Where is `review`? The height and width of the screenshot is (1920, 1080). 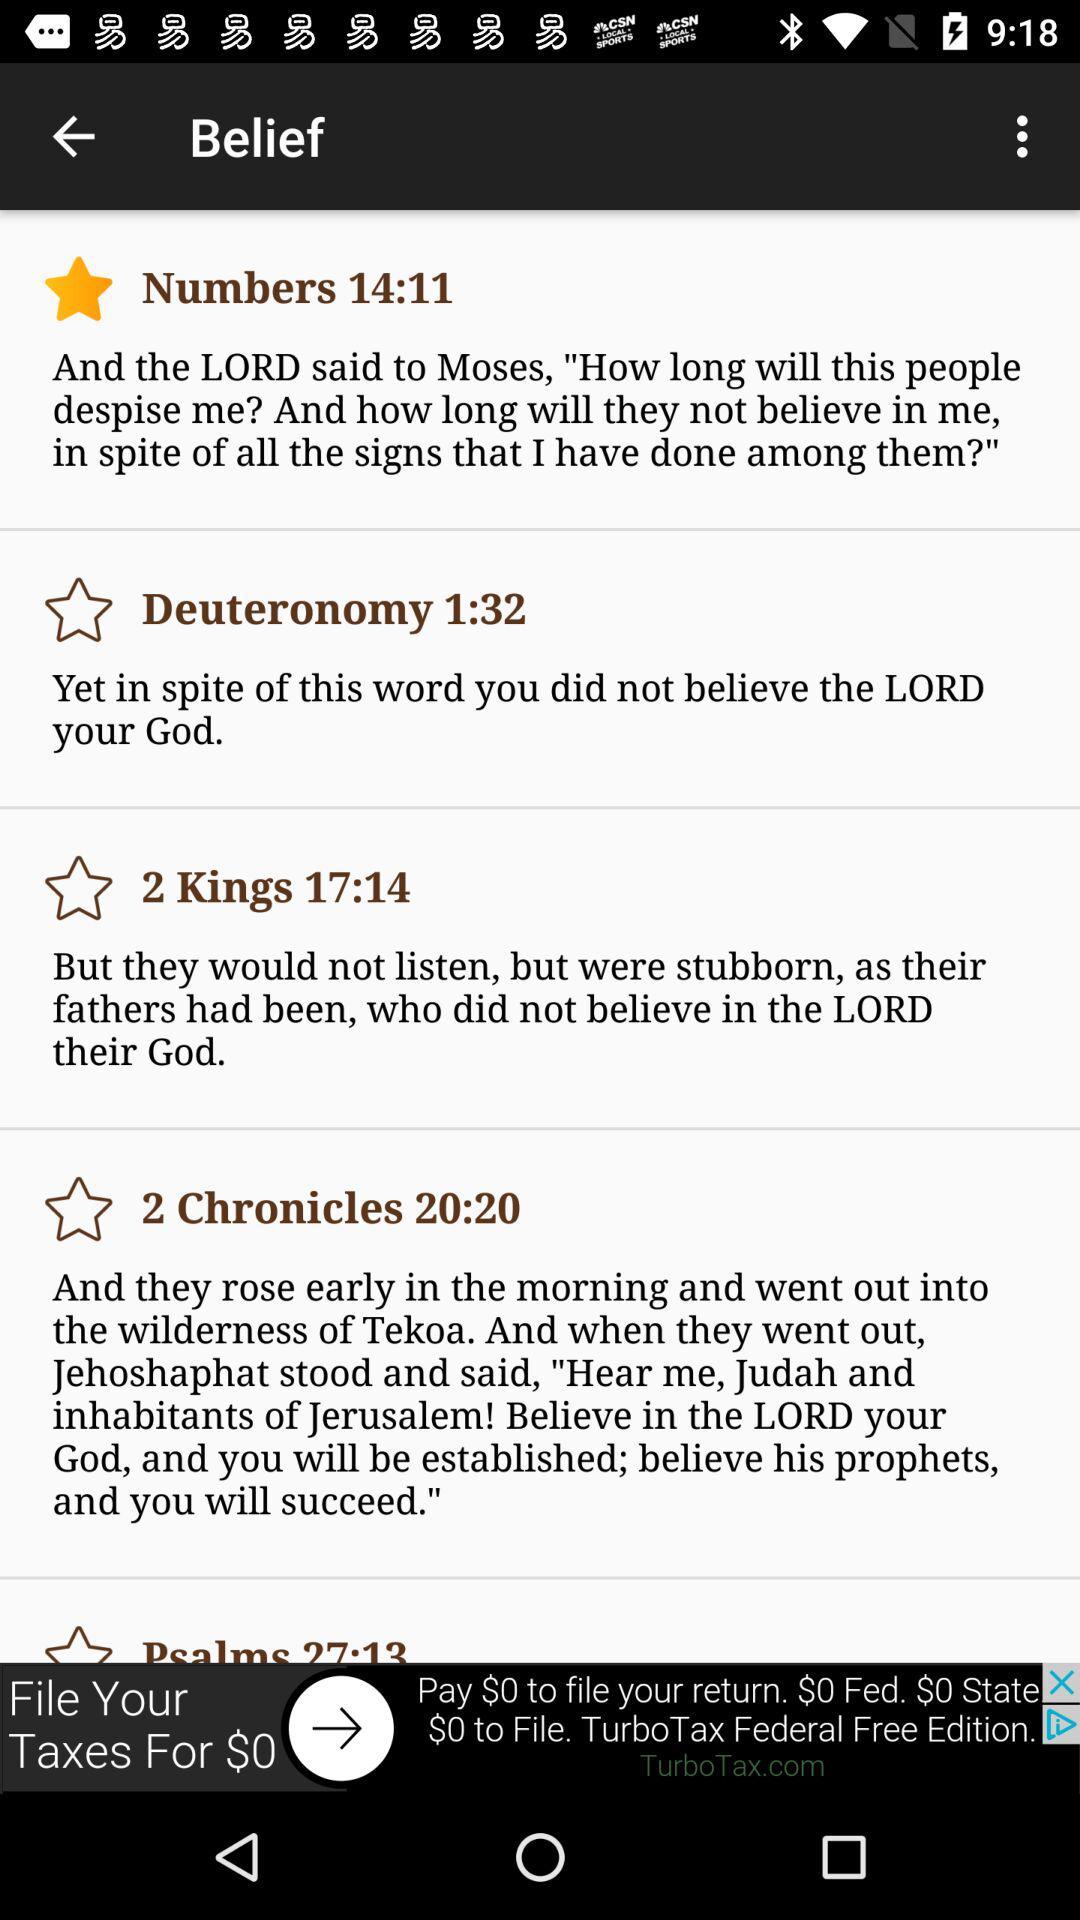
review is located at coordinates (77, 1208).